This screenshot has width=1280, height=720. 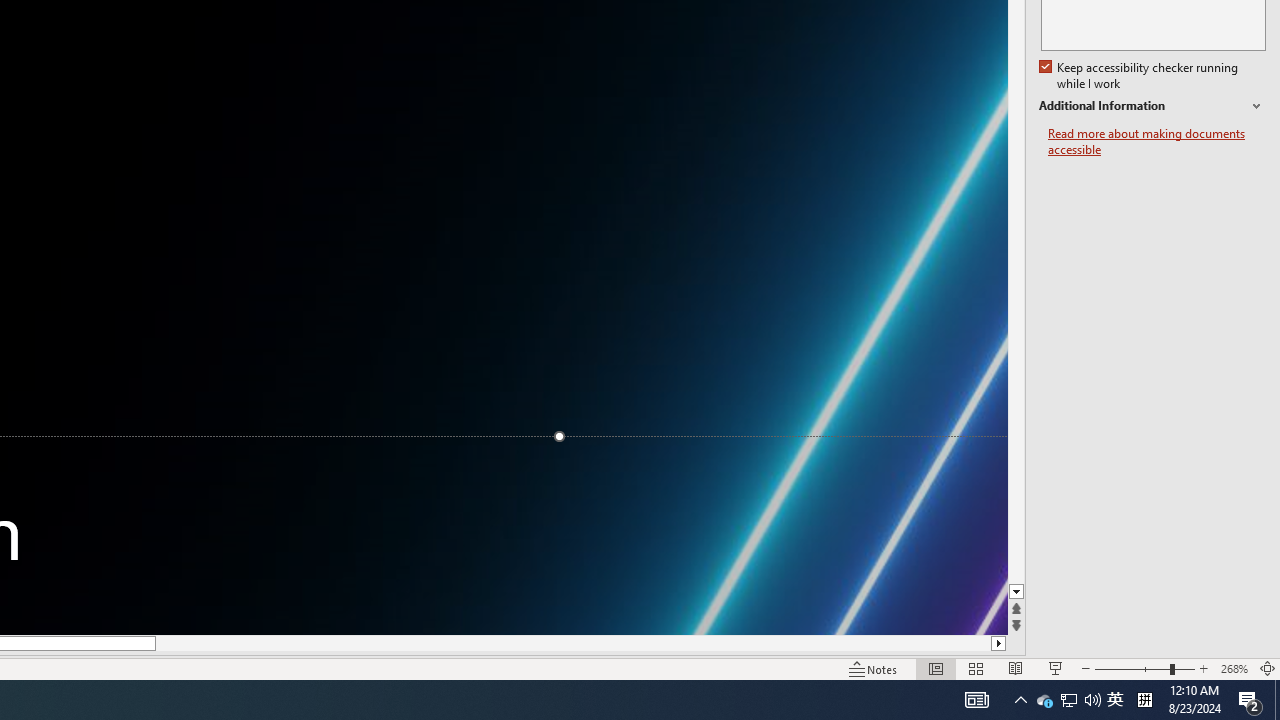 I want to click on 'Read more about making documents accessible', so click(x=1157, y=141).